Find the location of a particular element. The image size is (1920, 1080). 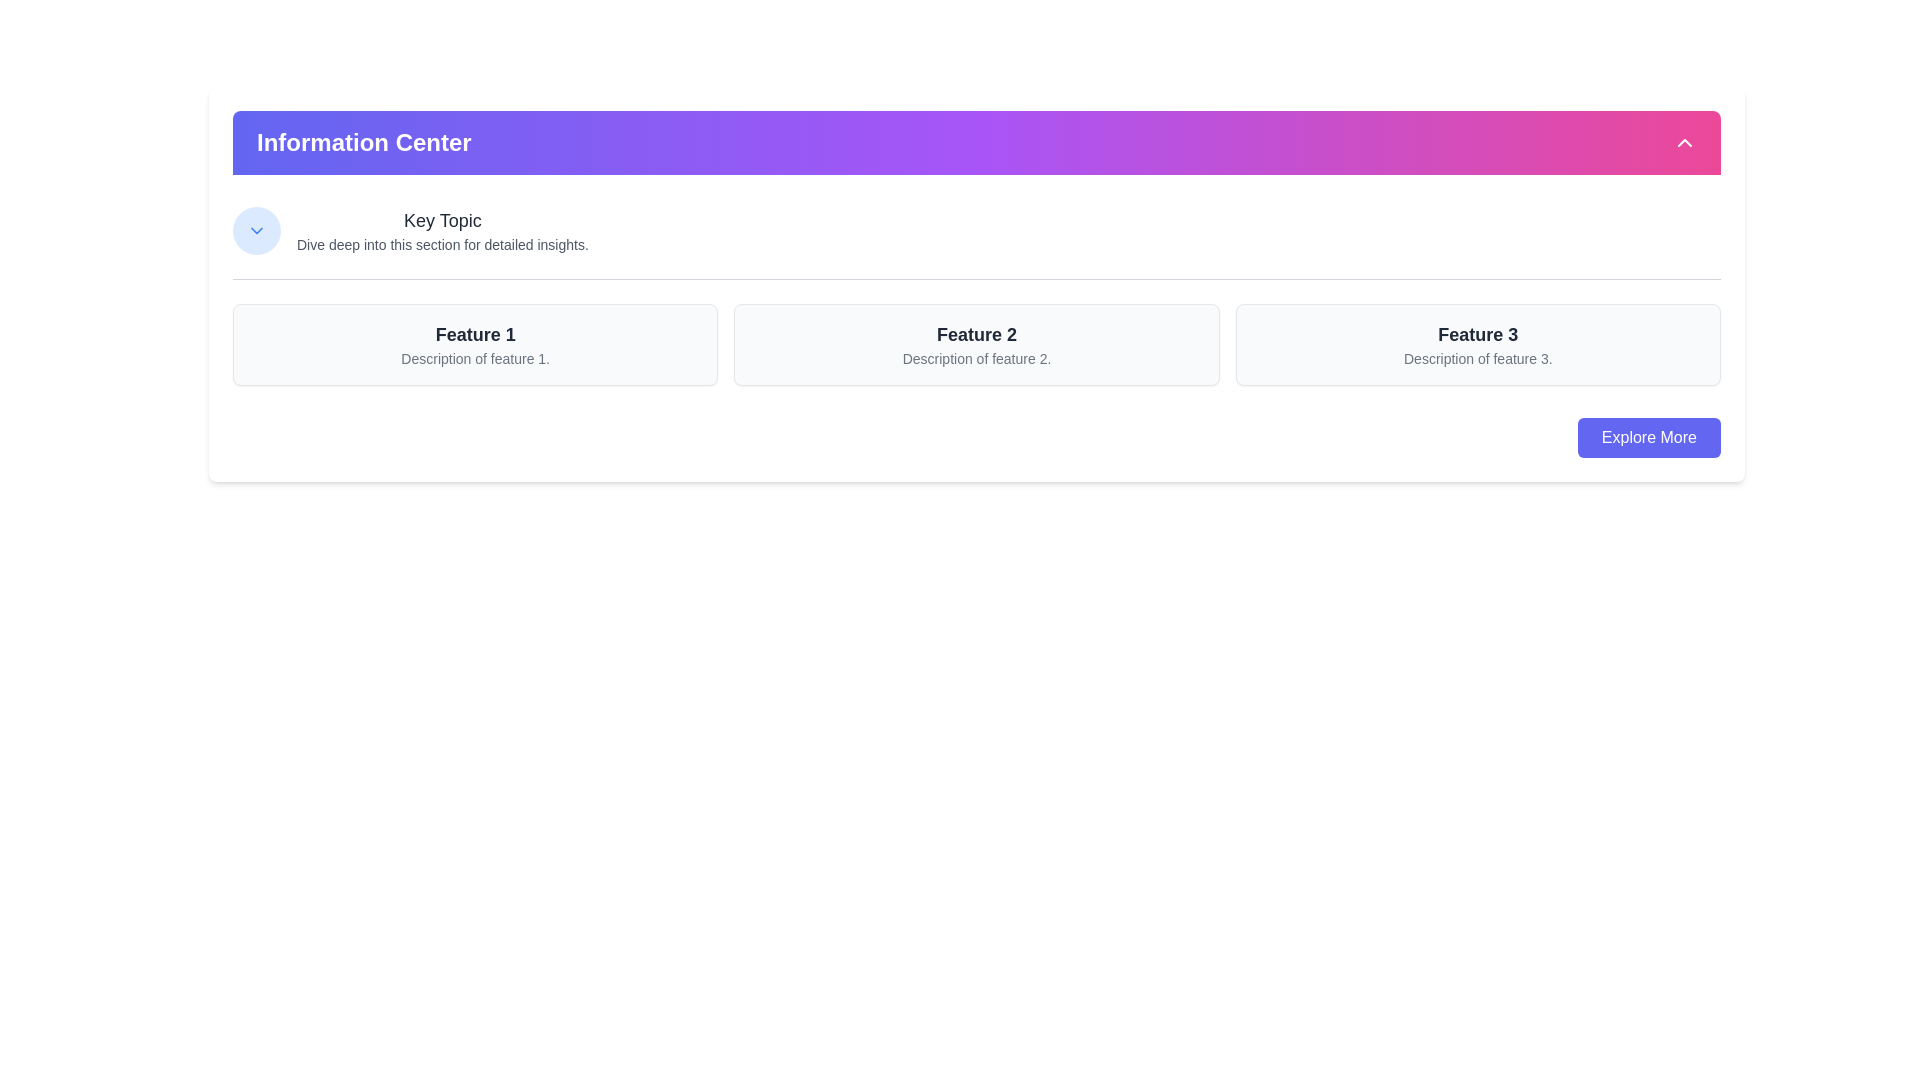

text content of the Text block with heading 'Key Topic' and subheading 'Dive deep into this section for detailed insights.' positioned under the 'Information Center' header is located at coordinates (441, 230).